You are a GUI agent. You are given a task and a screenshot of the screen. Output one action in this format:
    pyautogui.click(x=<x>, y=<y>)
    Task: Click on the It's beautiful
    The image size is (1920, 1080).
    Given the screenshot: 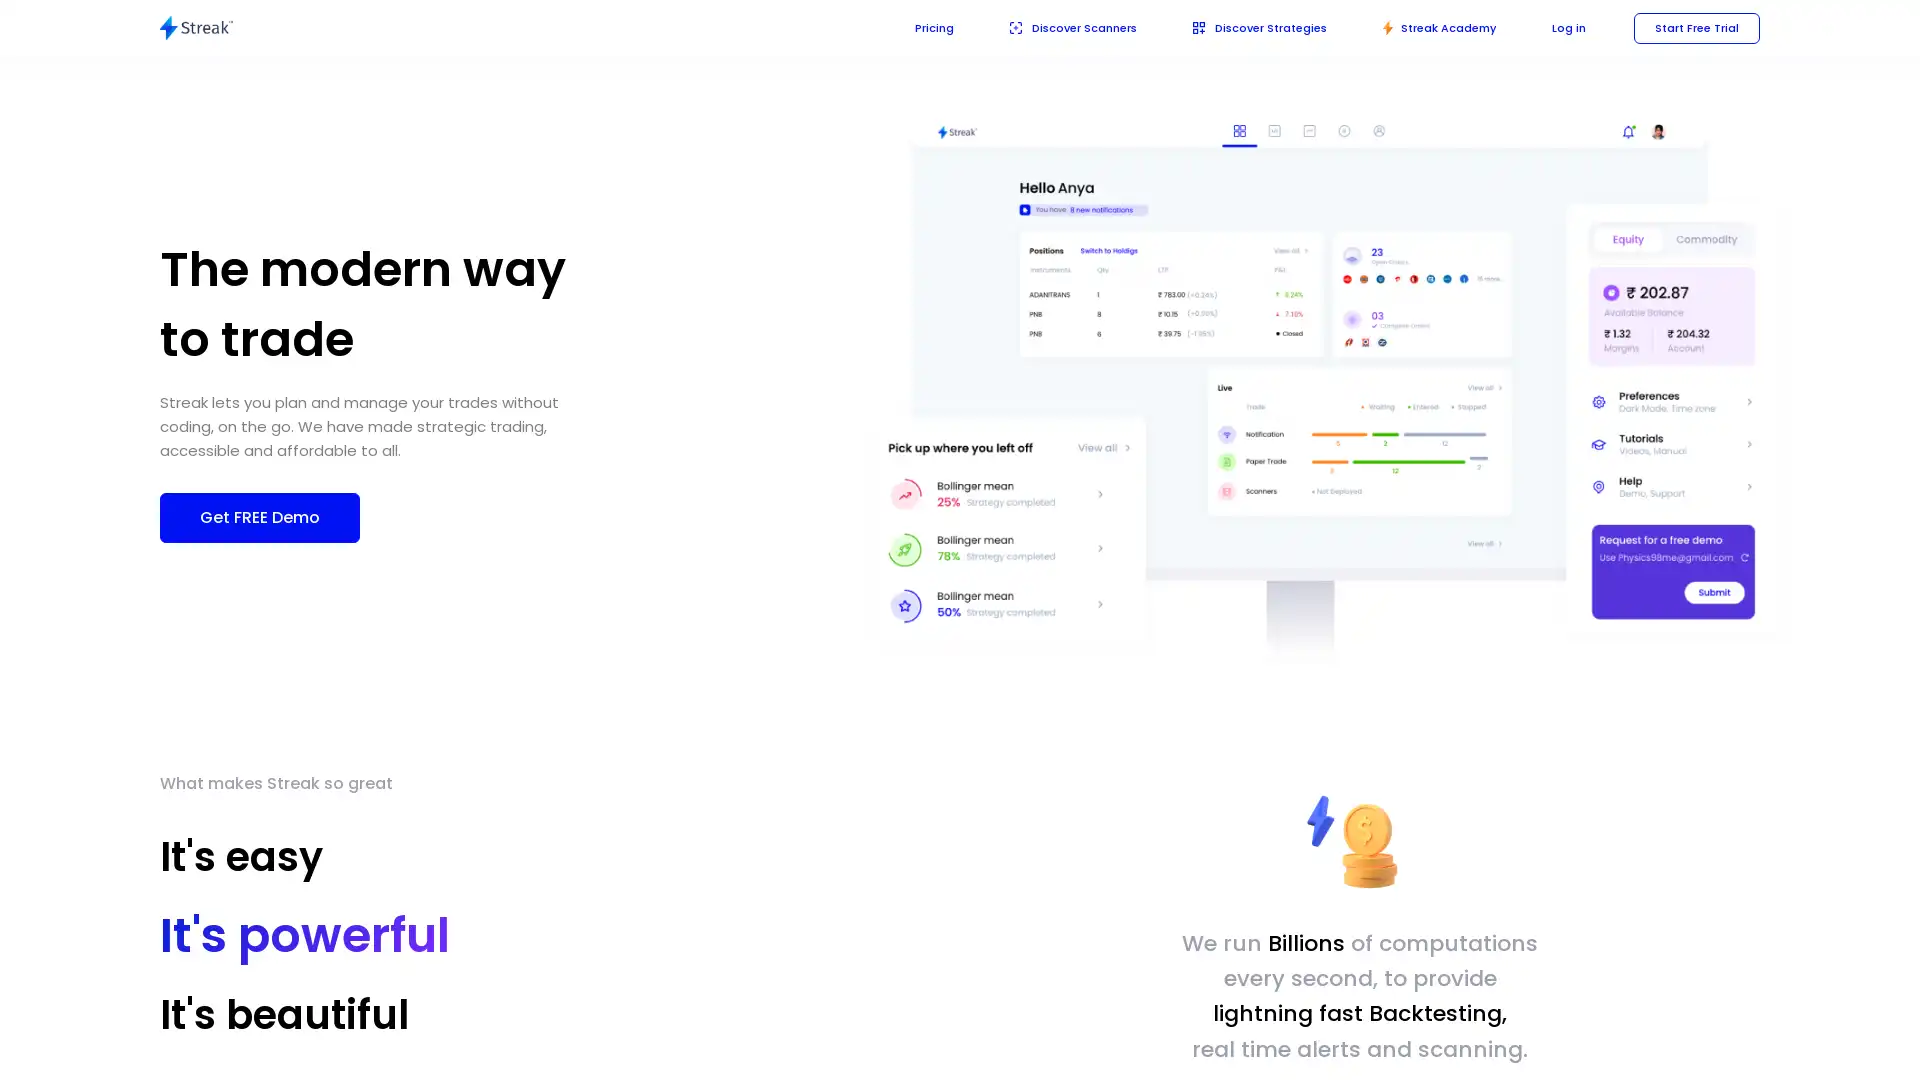 What is the action you would take?
    pyautogui.click(x=283, y=1014)
    